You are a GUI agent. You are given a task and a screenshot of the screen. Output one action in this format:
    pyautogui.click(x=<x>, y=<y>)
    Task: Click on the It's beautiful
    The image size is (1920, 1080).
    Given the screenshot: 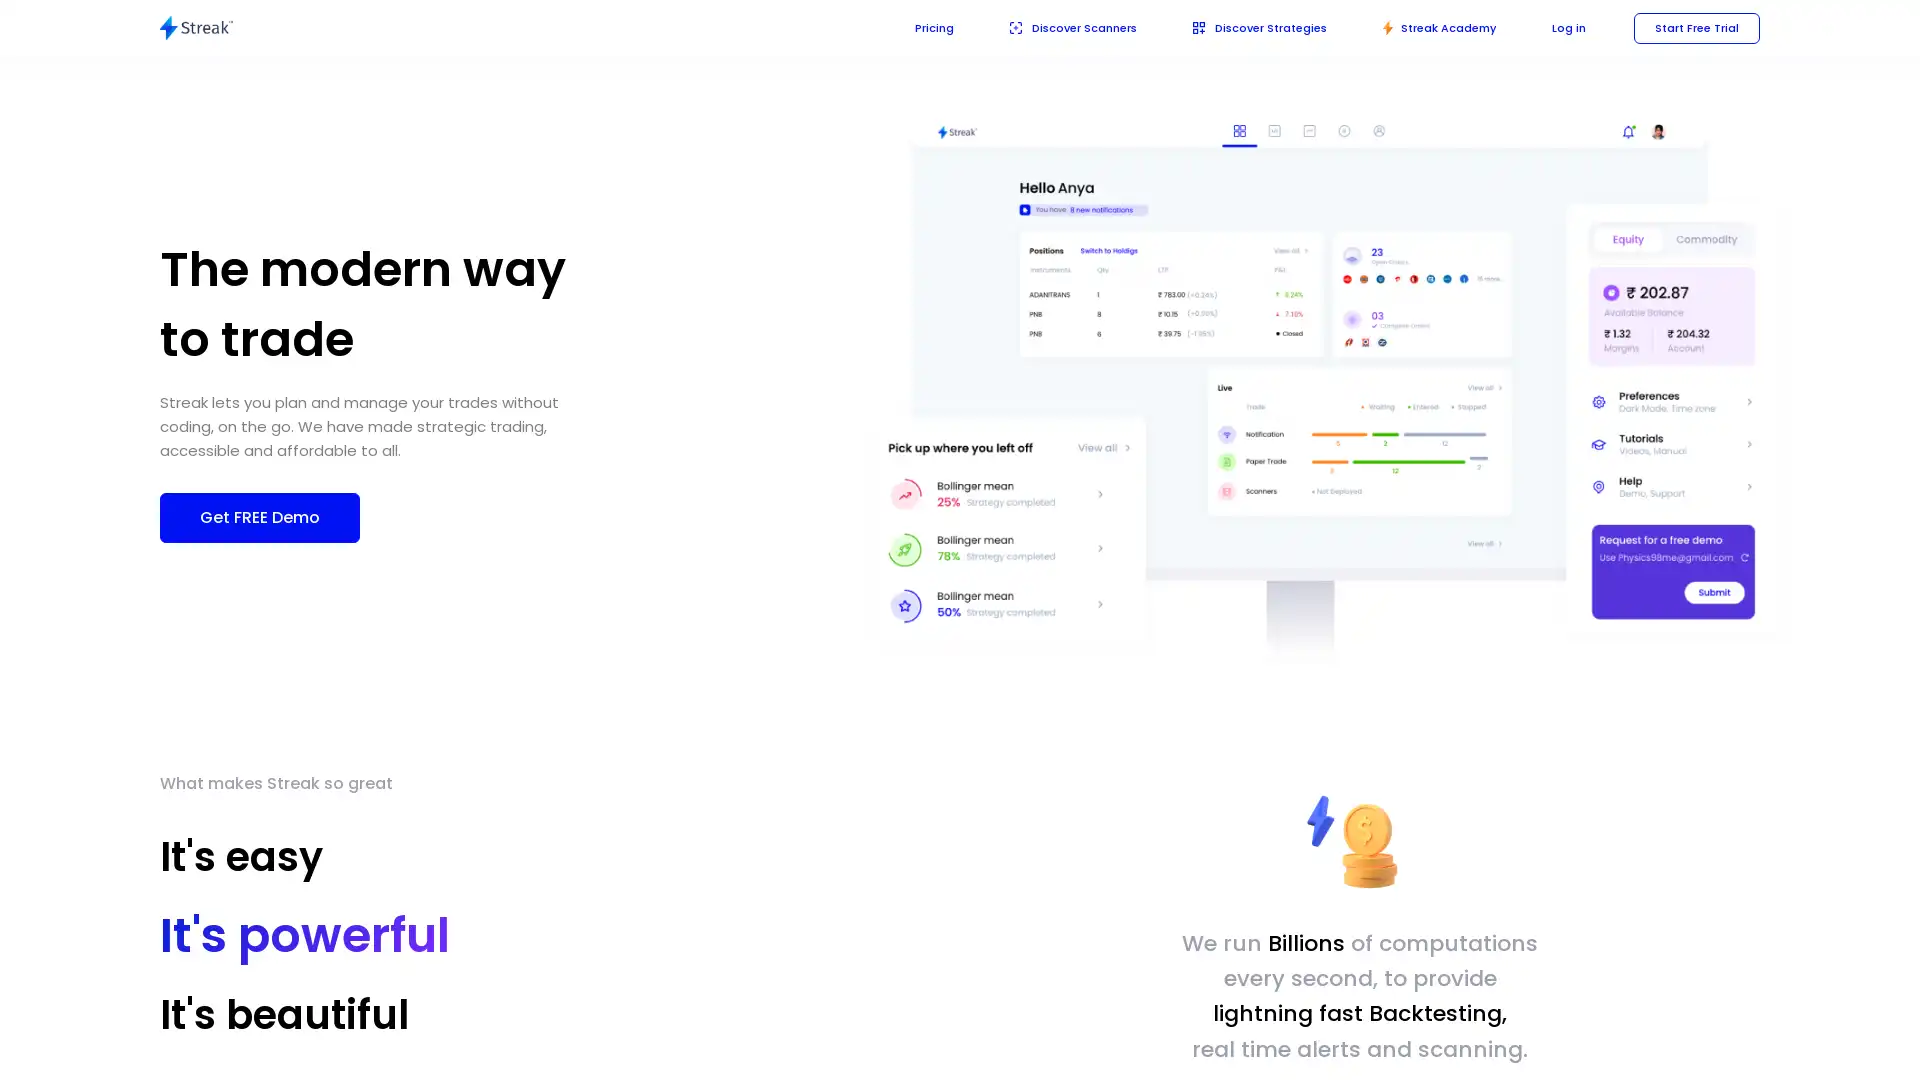 What is the action you would take?
    pyautogui.click(x=283, y=1014)
    